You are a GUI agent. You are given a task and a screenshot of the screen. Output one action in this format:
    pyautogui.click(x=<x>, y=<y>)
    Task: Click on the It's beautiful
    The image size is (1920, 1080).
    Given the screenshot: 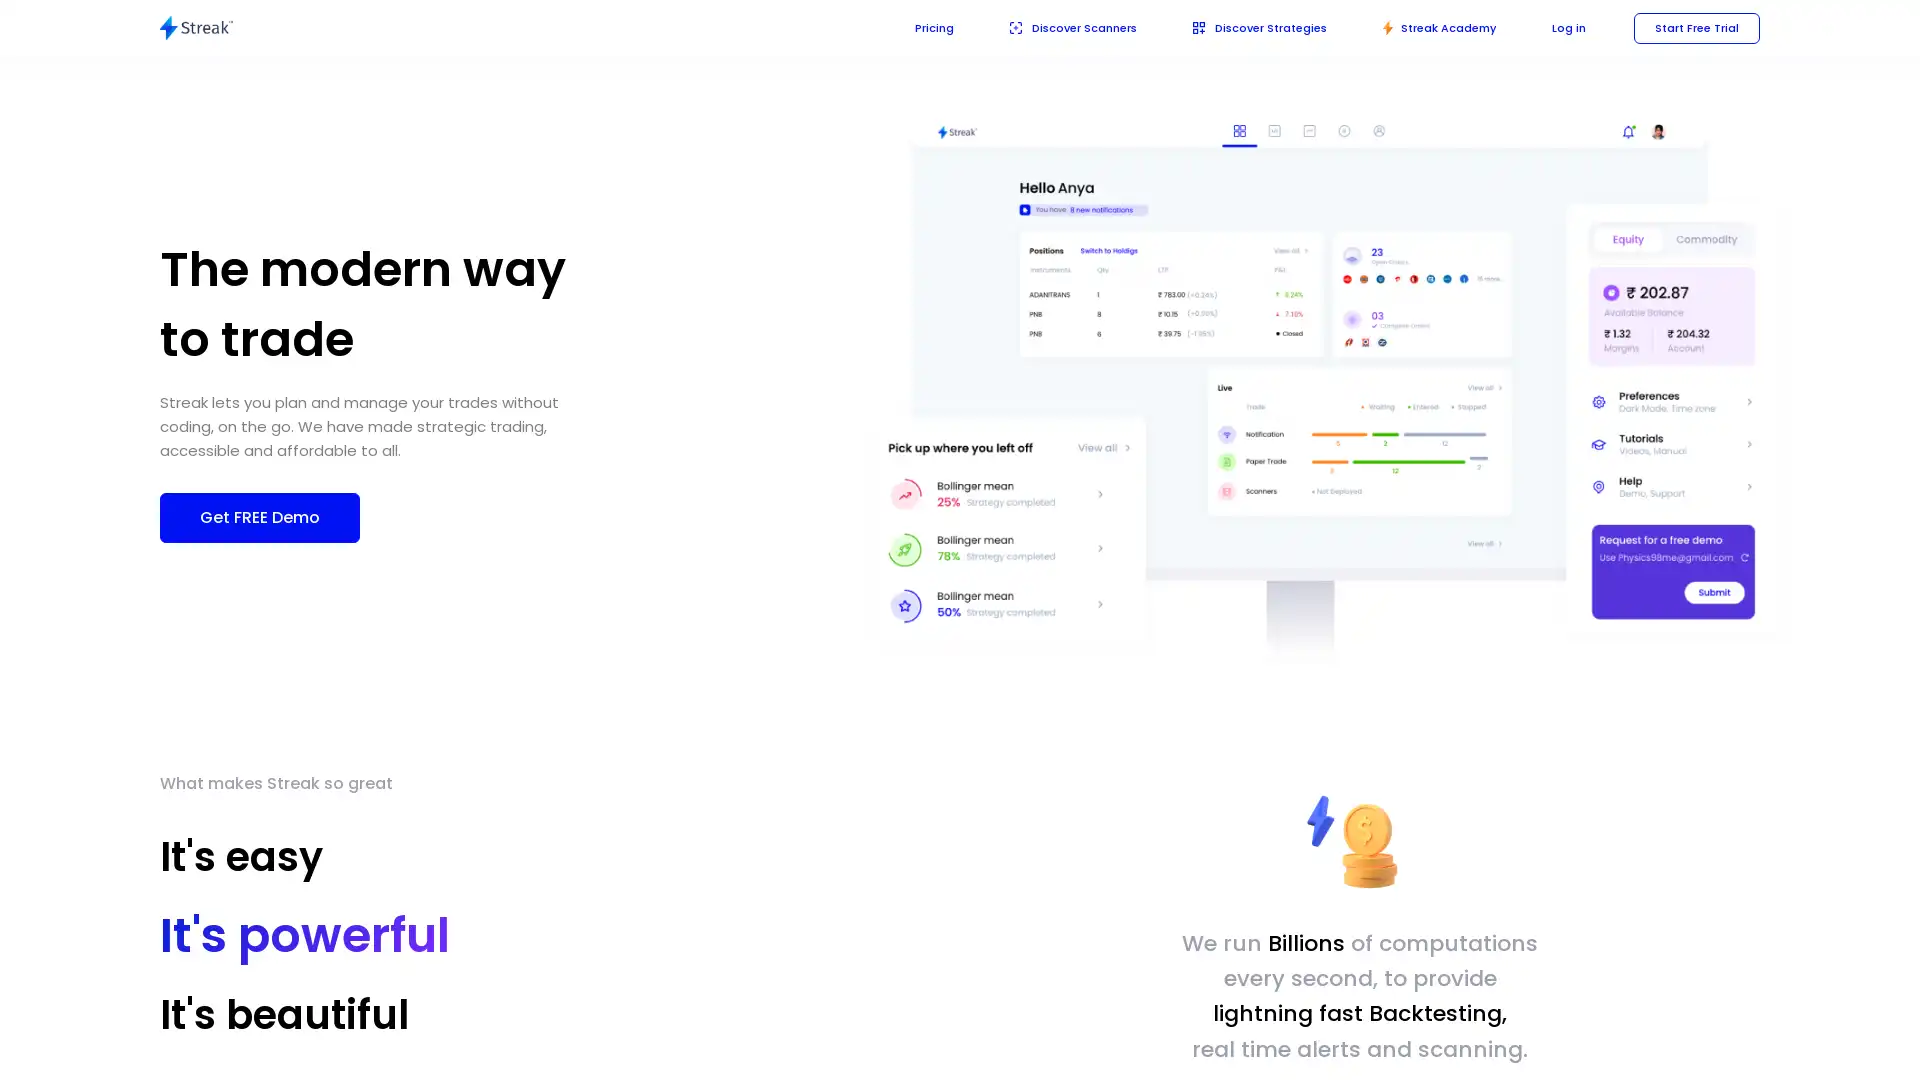 What is the action you would take?
    pyautogui.click(x=283, y=1014)
    